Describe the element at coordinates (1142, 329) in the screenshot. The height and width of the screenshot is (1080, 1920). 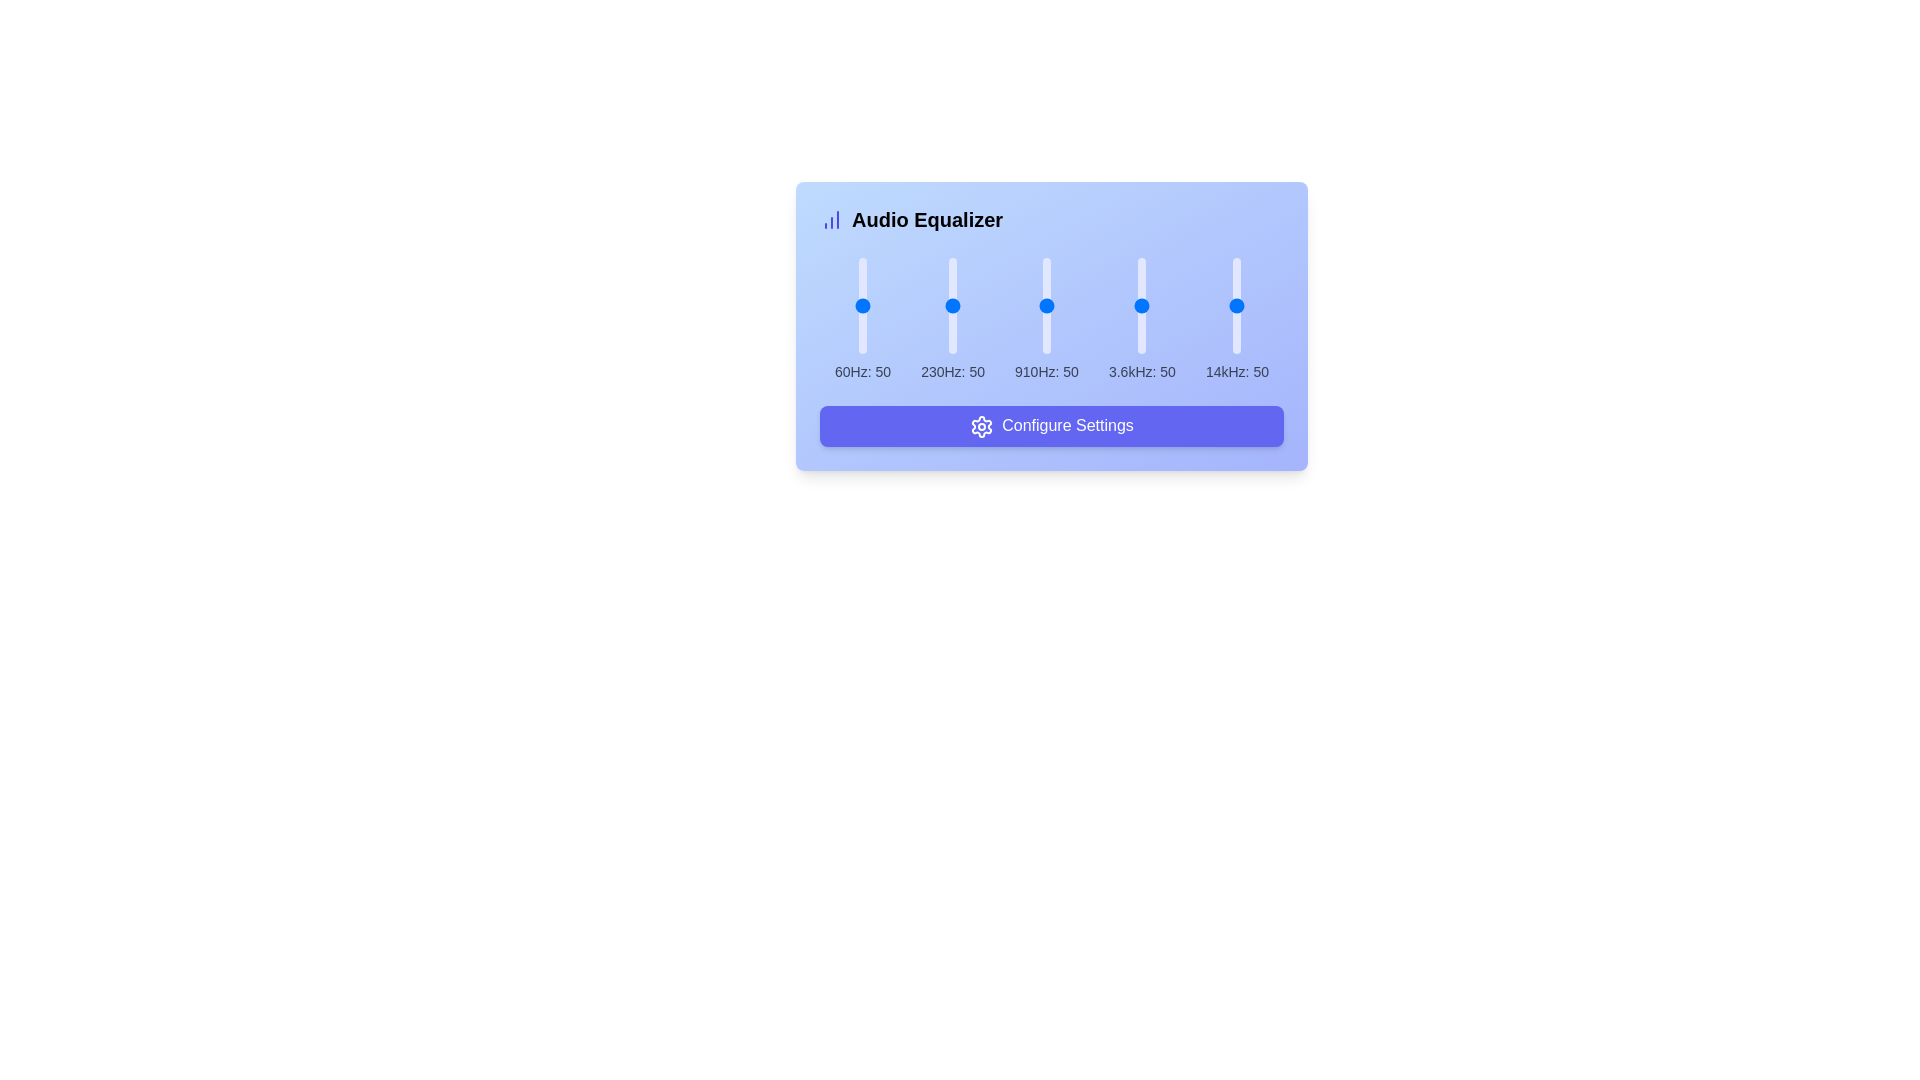
I see `the 3.6kHz audio equalizer slider` at that location.